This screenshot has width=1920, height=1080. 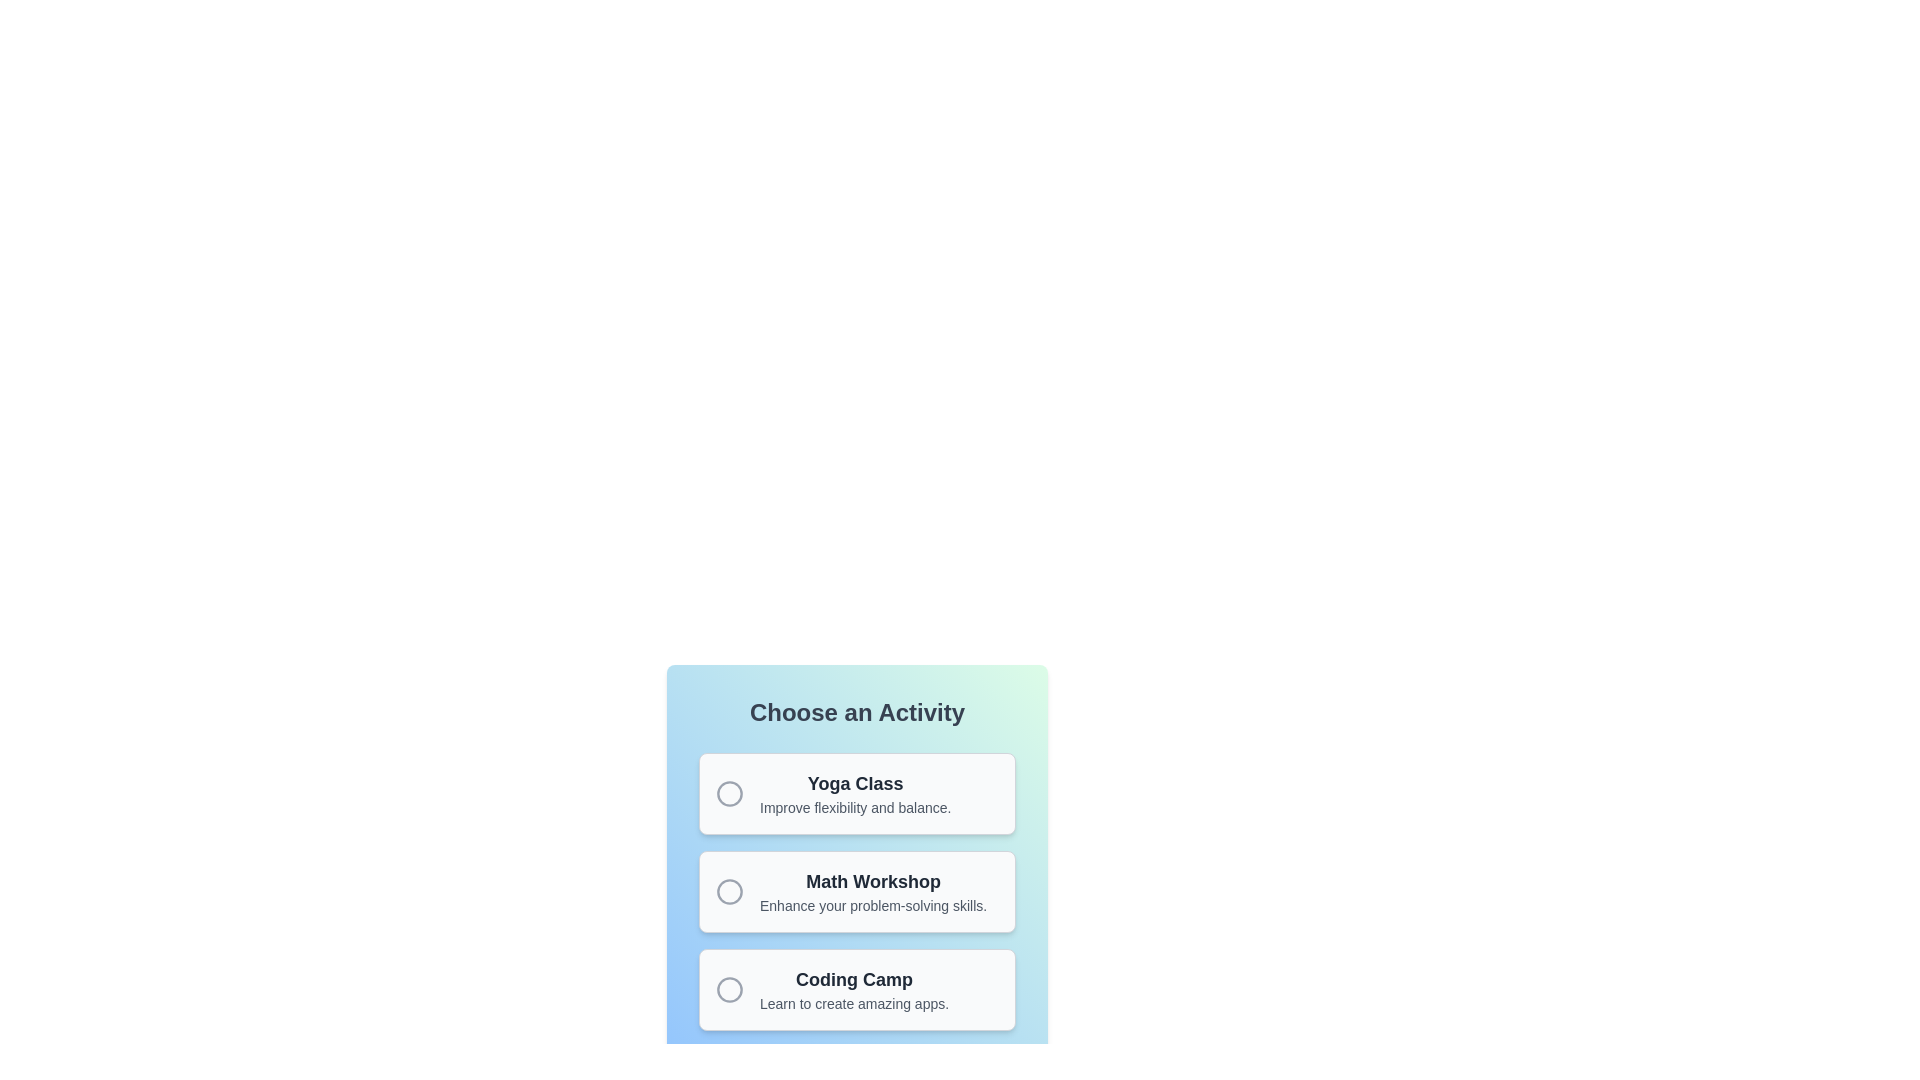 What do you see at coordinates (728, 890) in the screenshot?
I see `the radio button indicator for the 'Math Workshop' option, which is part of the second activity option in the list of three activity options` at bounding box center [728, 890].